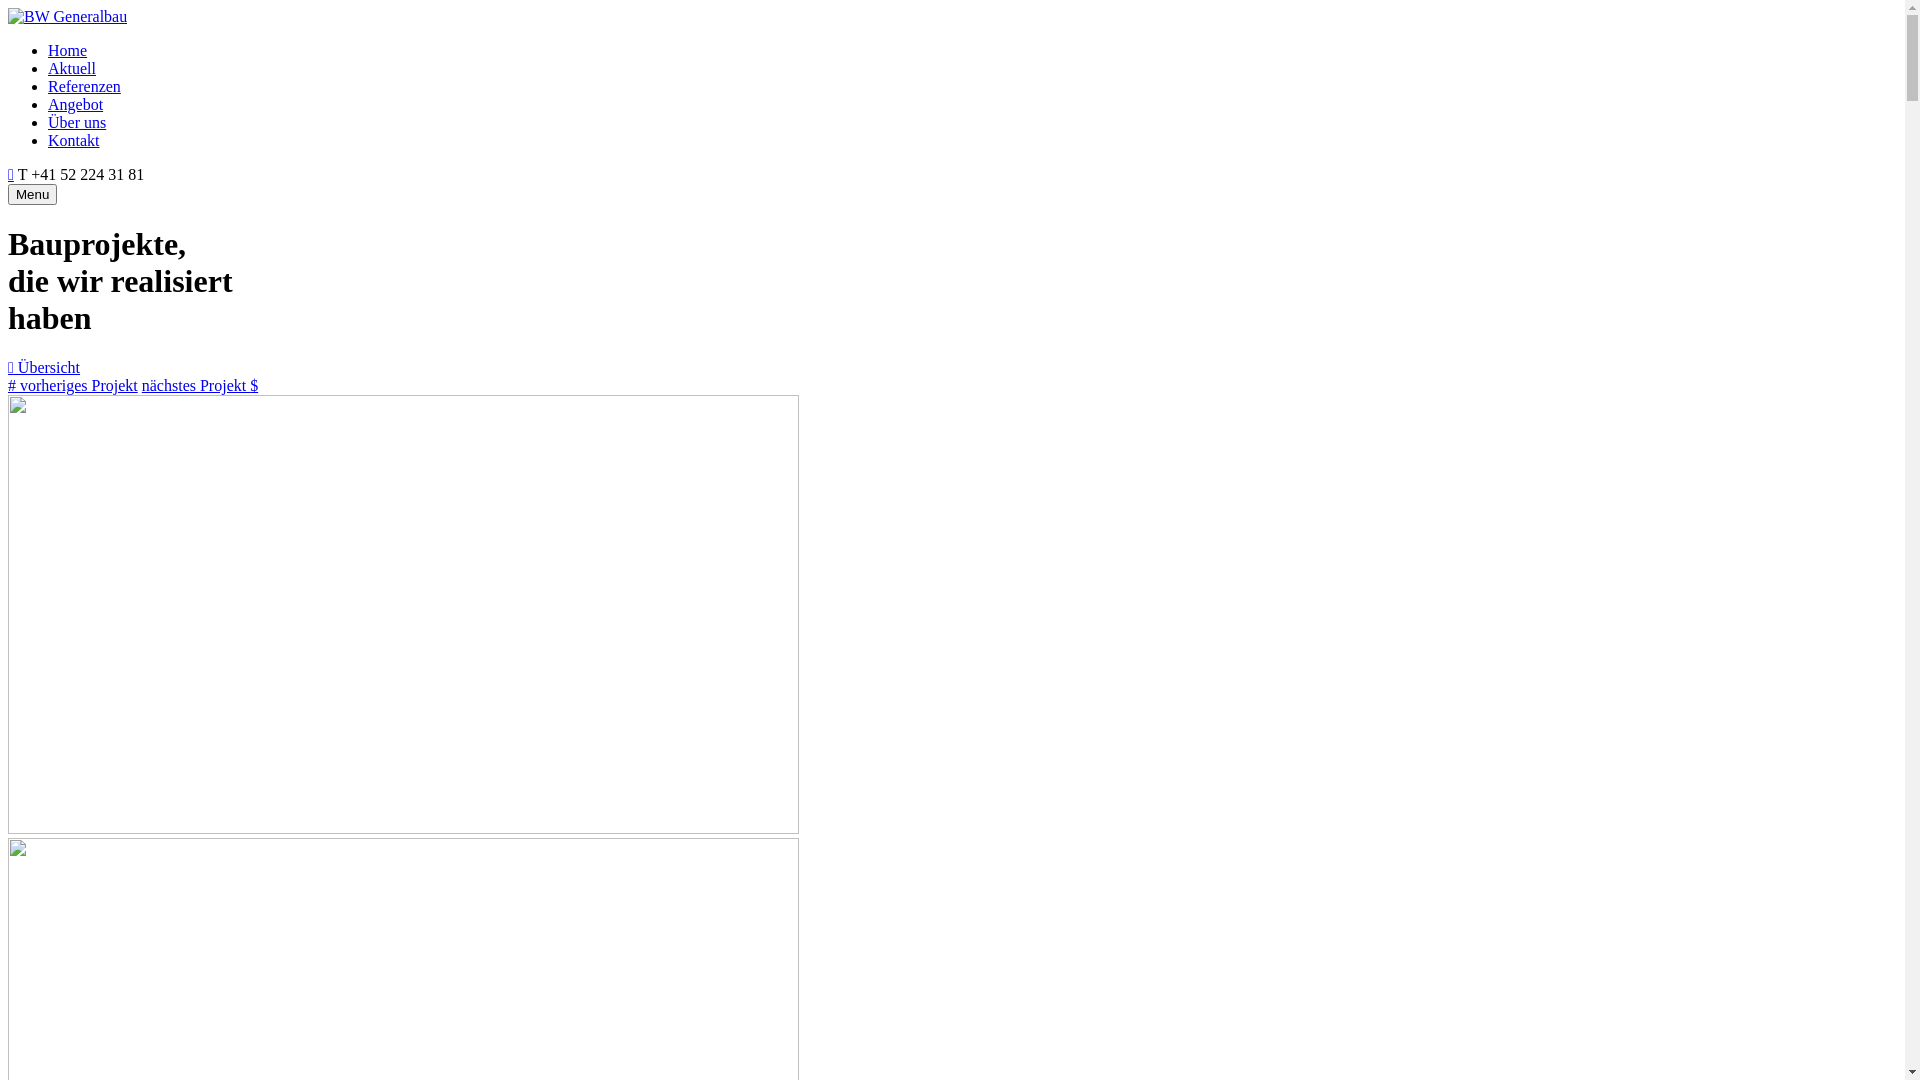 The image size is (1920, 1080). Describe the element at coordinates (72, 385) in the screenshot. I see `'vorheriges Projekt'` at that location.